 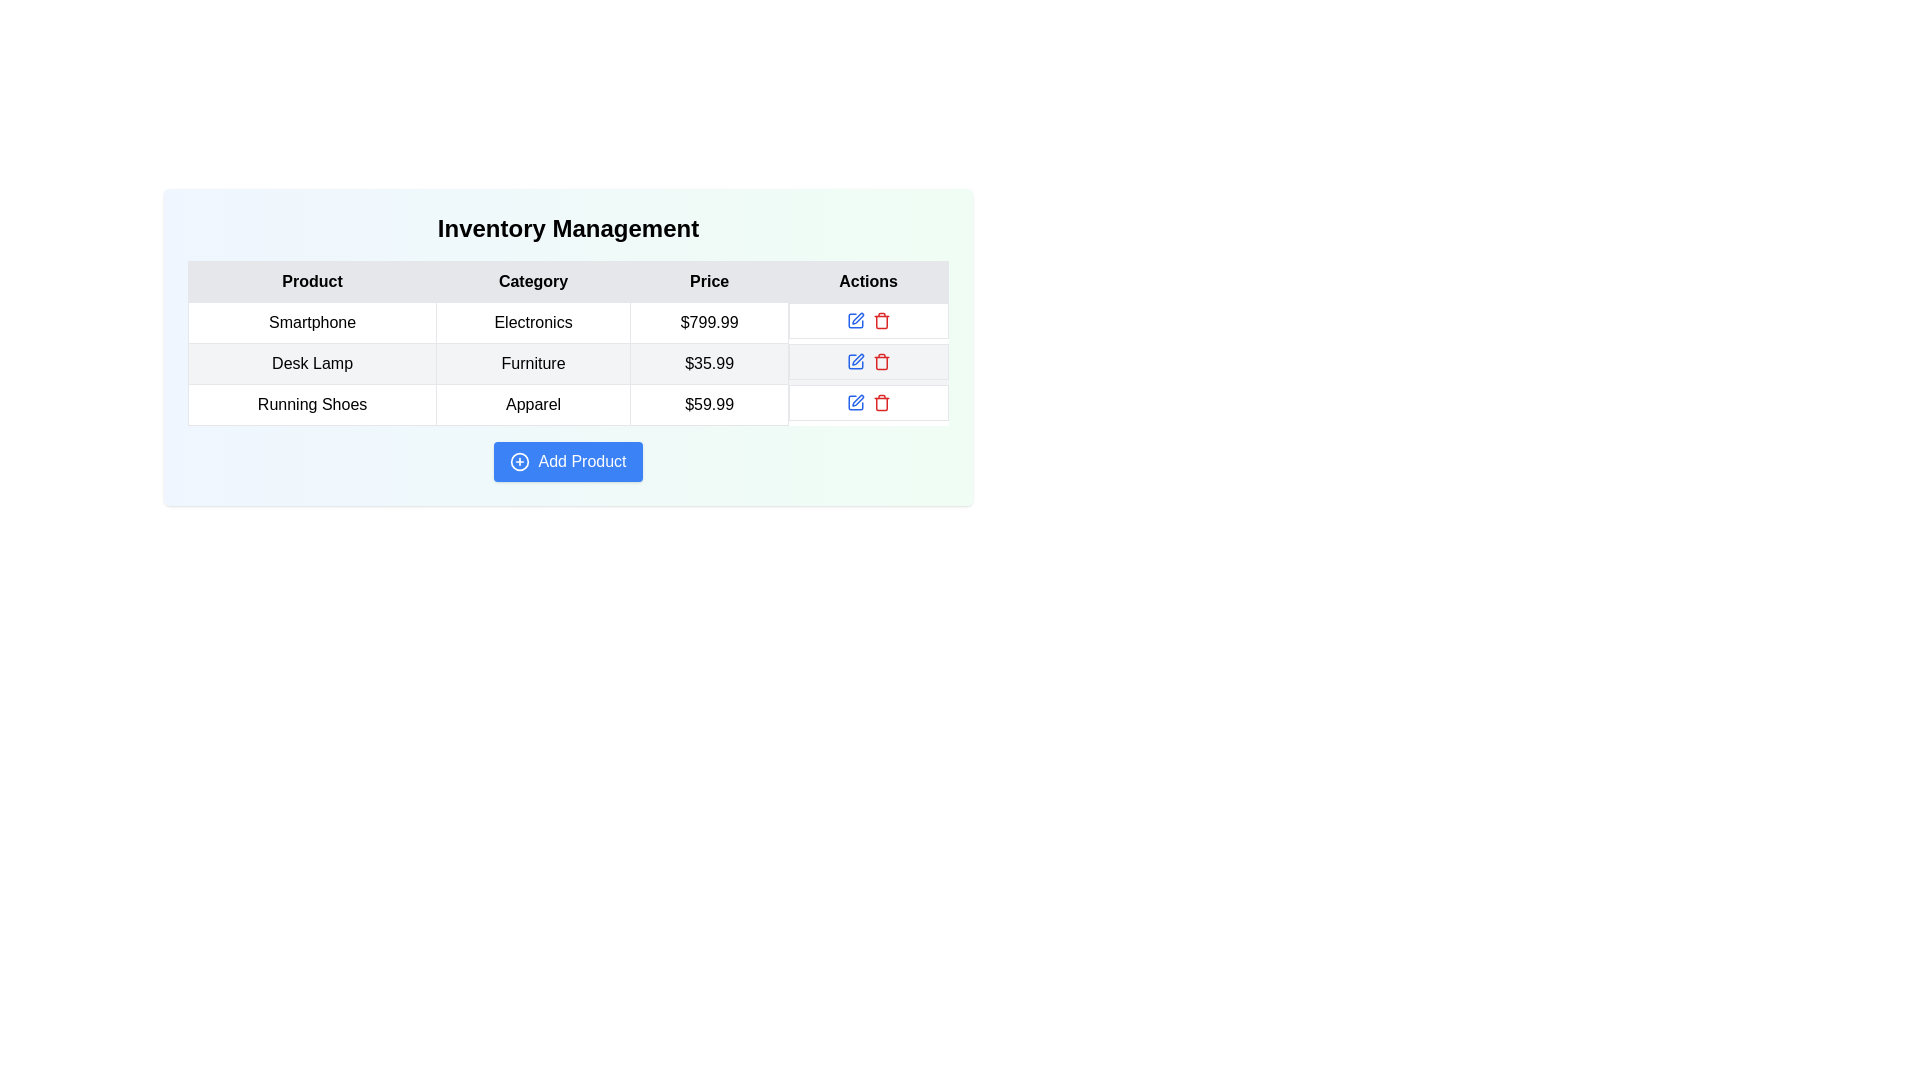 What do you see at coordinates (880, 321) in the screenshot?
I see `the trash bin icon in the third row of the 'Actions' column, which is associated with the 'Running Shoes' entry, to indicate the delete action` at bounding box center [880, 321].